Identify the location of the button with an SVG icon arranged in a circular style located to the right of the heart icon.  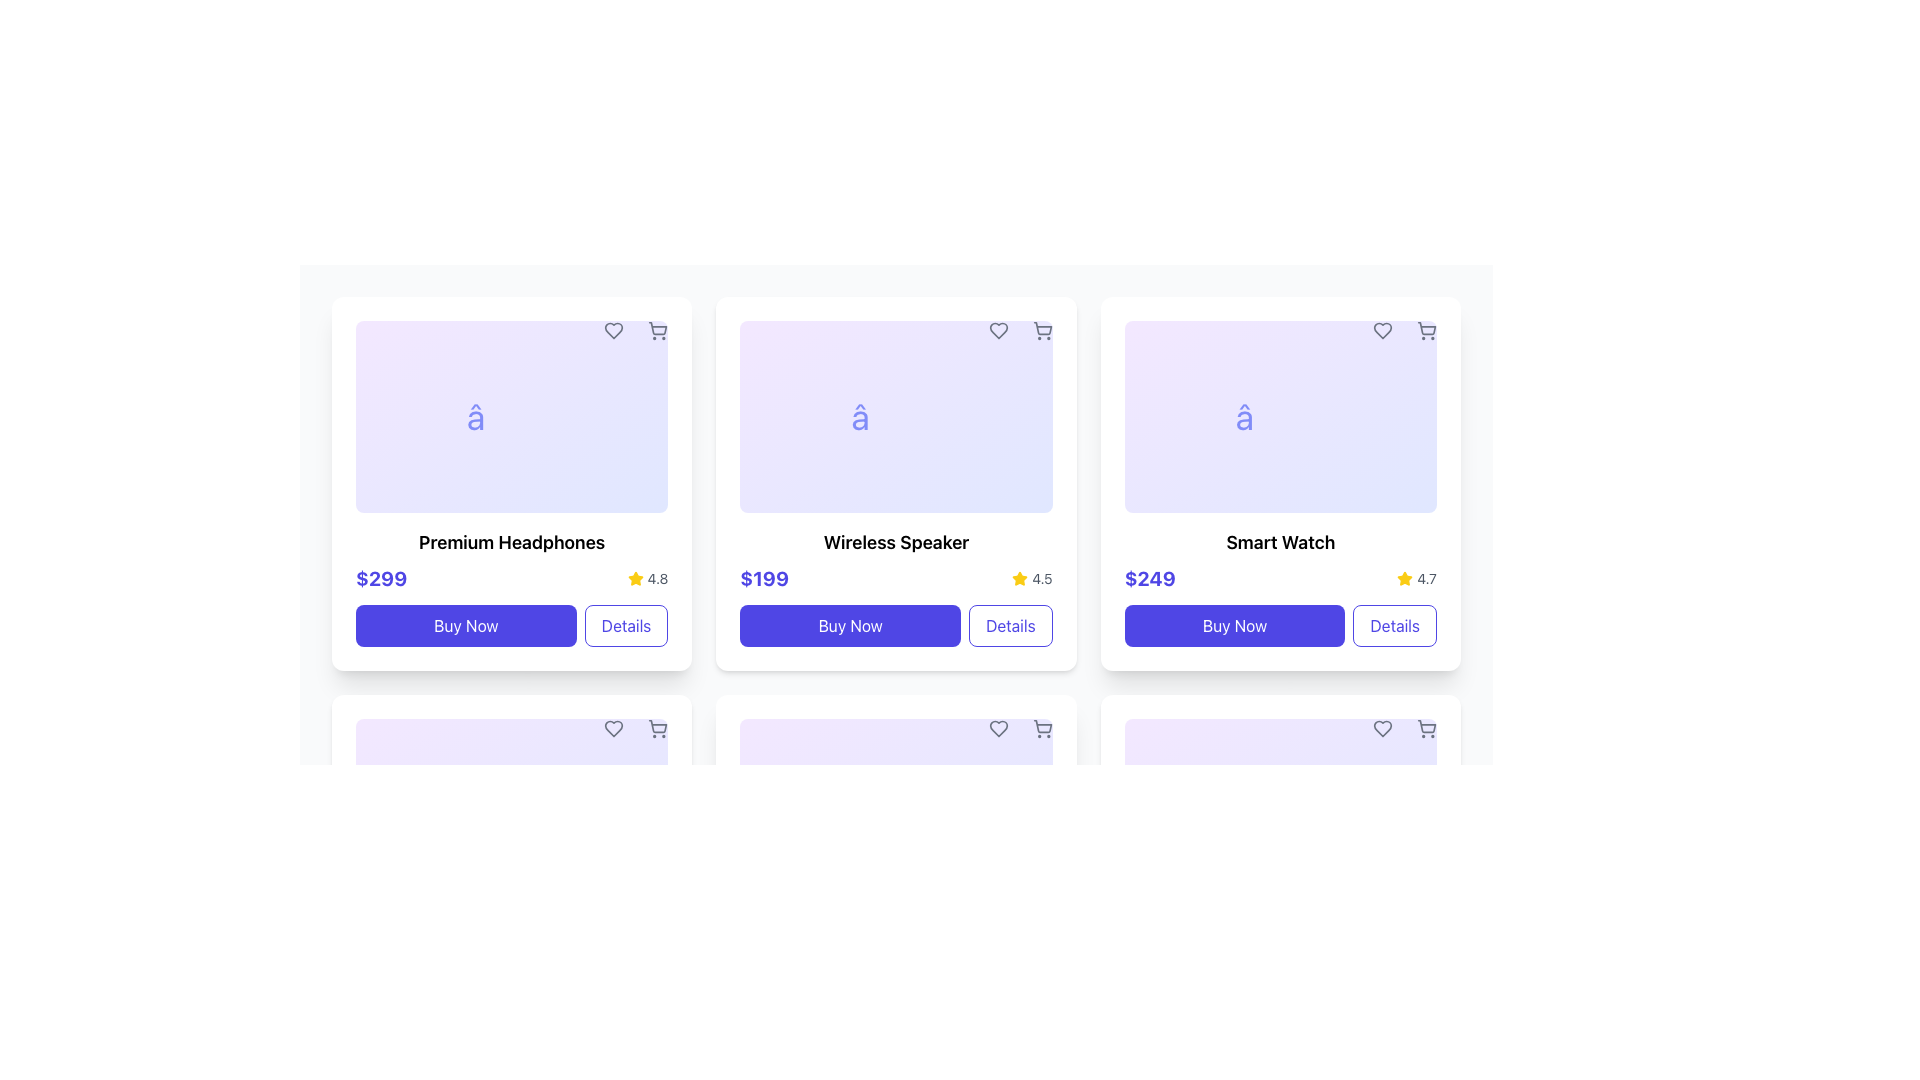
(657, 729).